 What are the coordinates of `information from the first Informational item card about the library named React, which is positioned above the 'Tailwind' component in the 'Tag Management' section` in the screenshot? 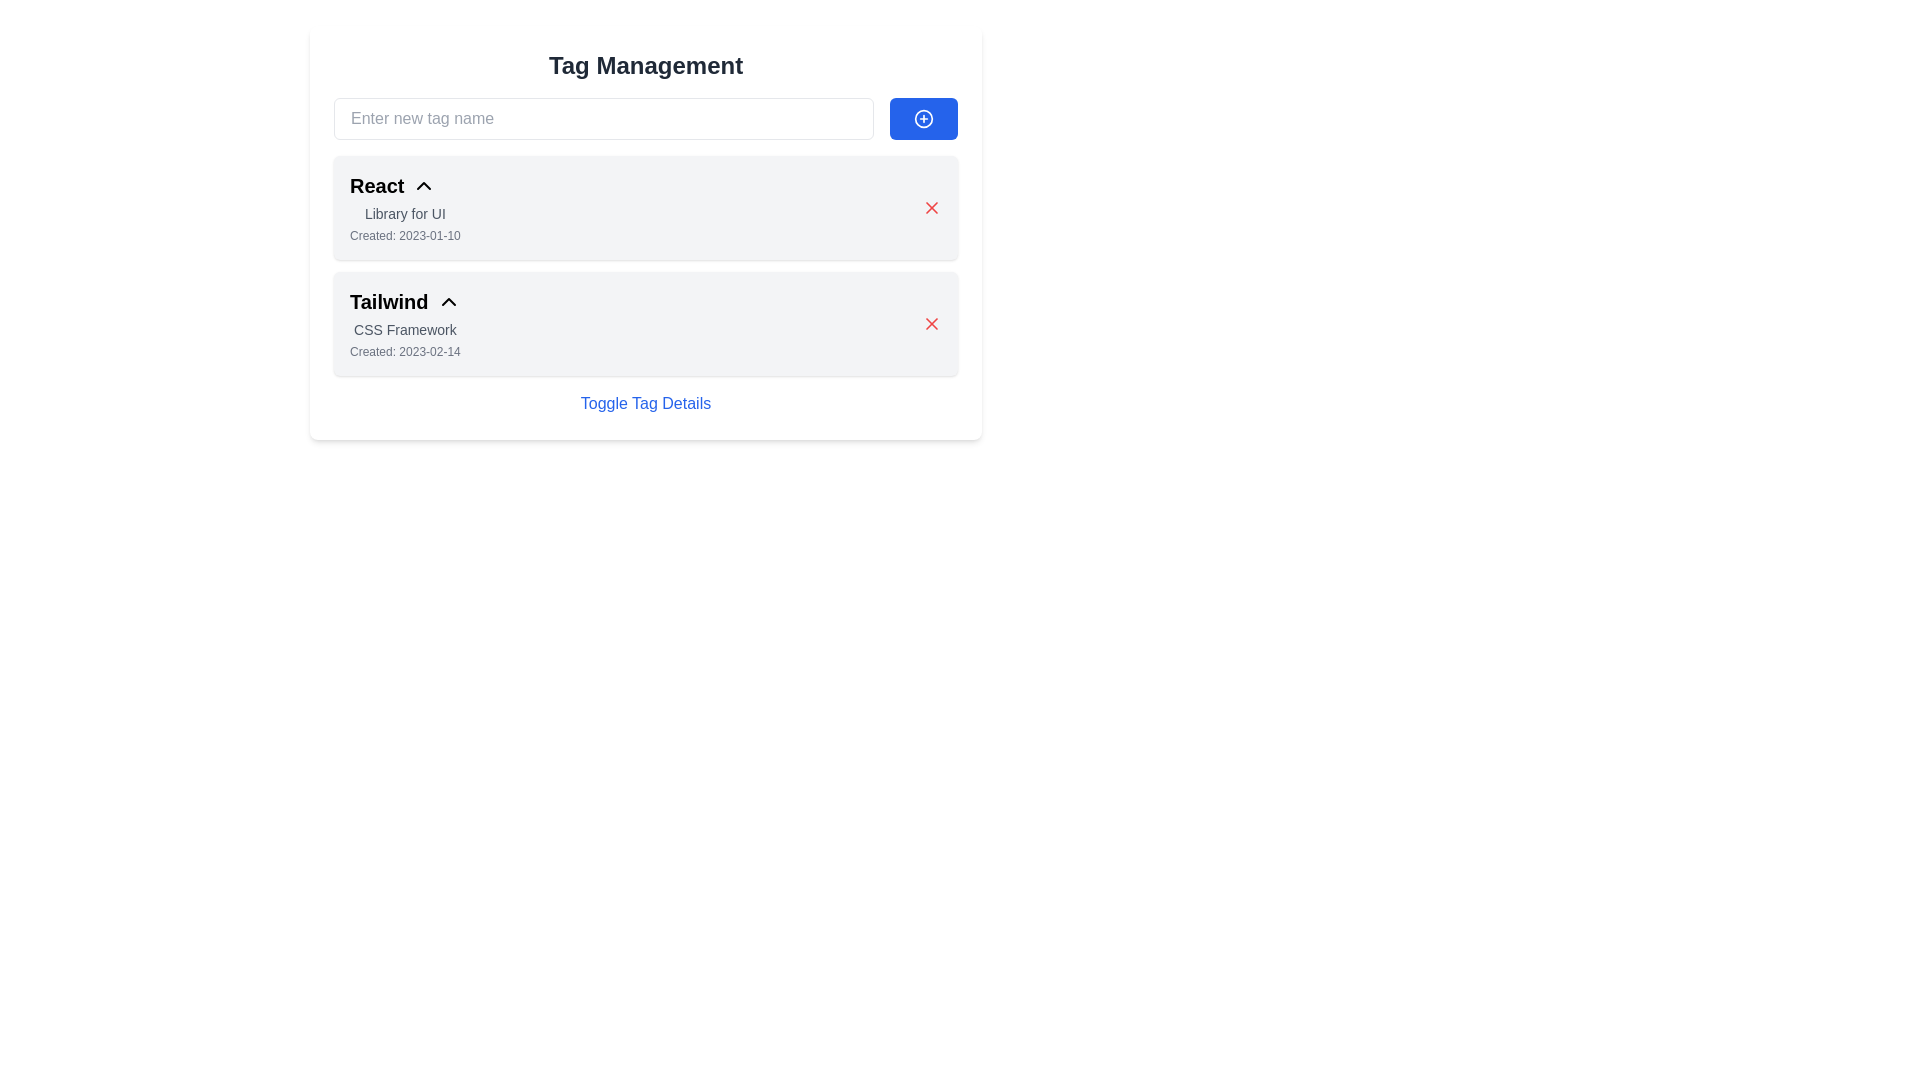 It's located at (646, 208).